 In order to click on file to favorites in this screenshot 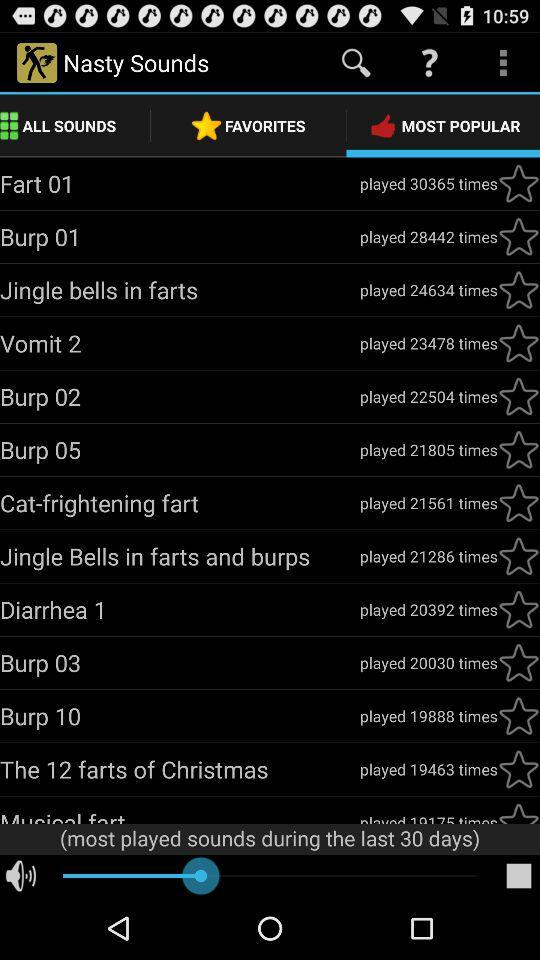, I will do `click(518, 183)`.